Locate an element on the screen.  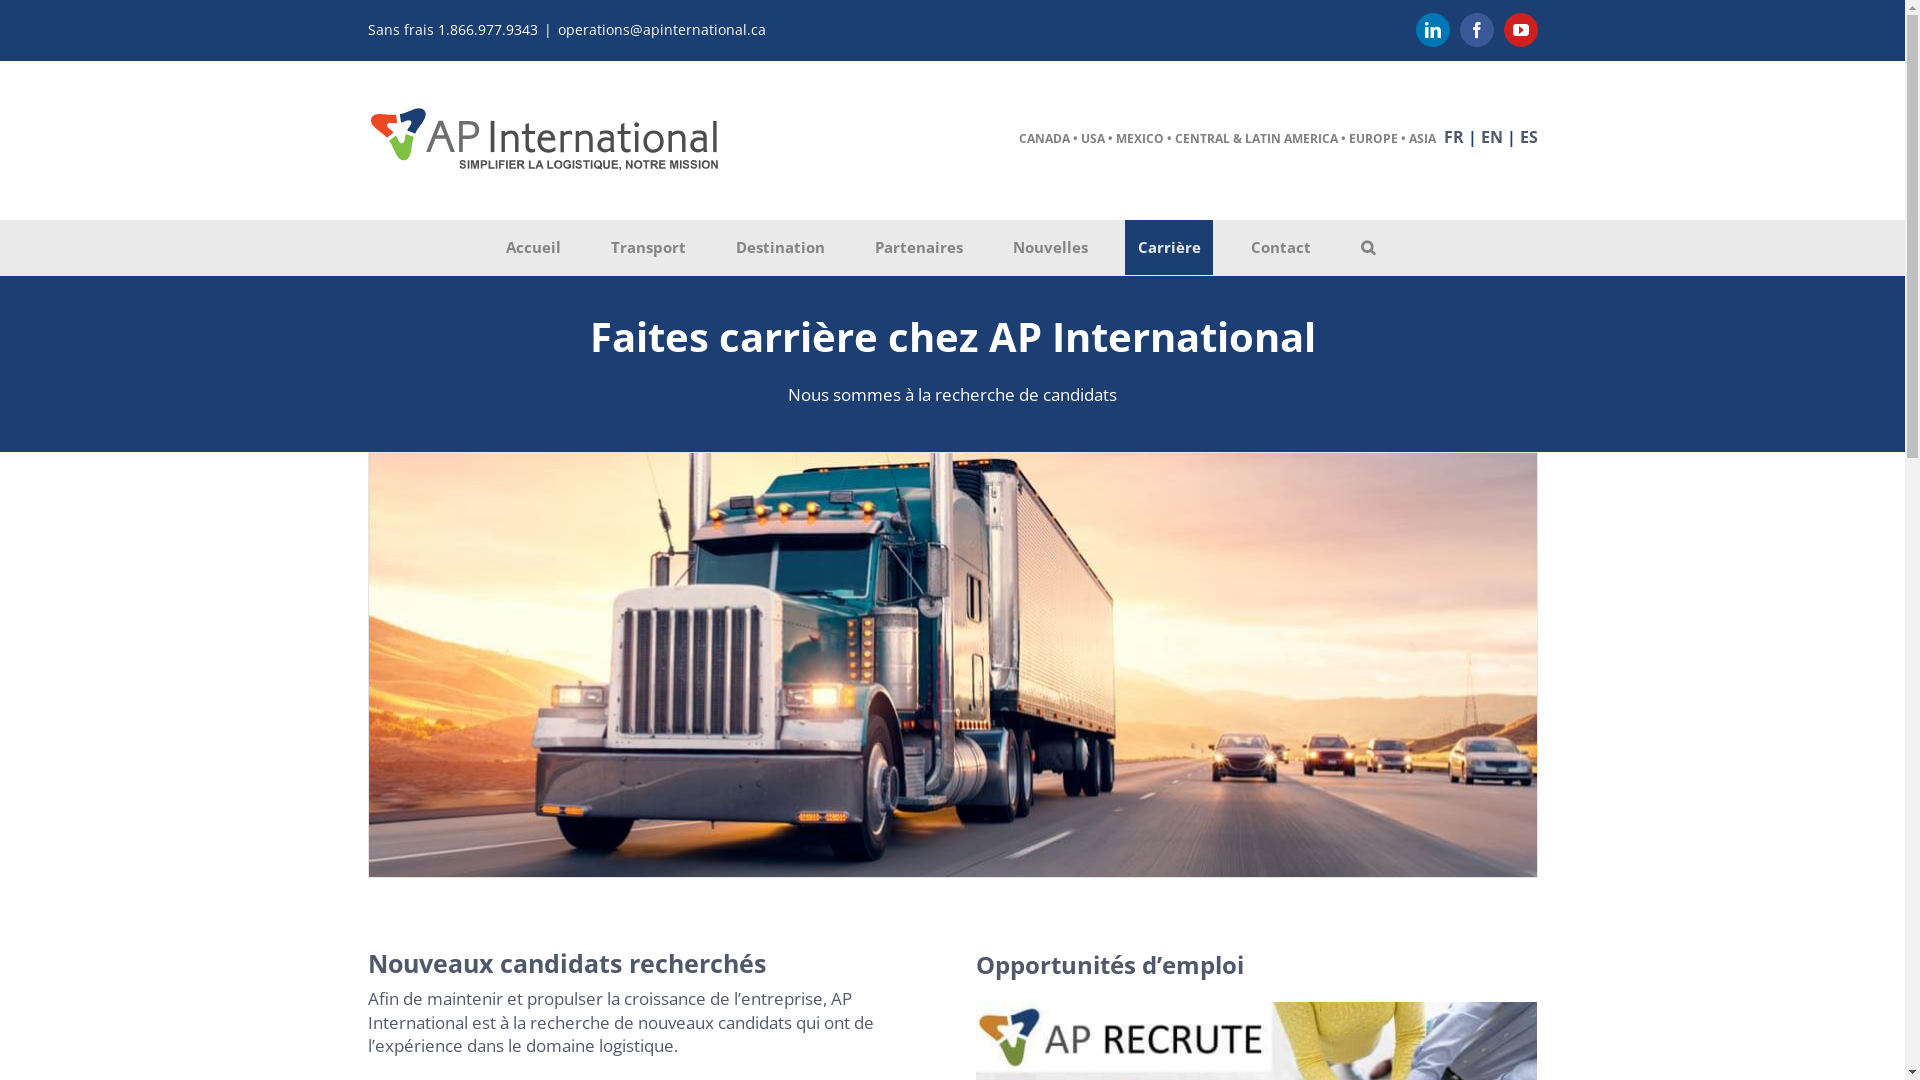
'Destination' is located at coordinates (778, 246).